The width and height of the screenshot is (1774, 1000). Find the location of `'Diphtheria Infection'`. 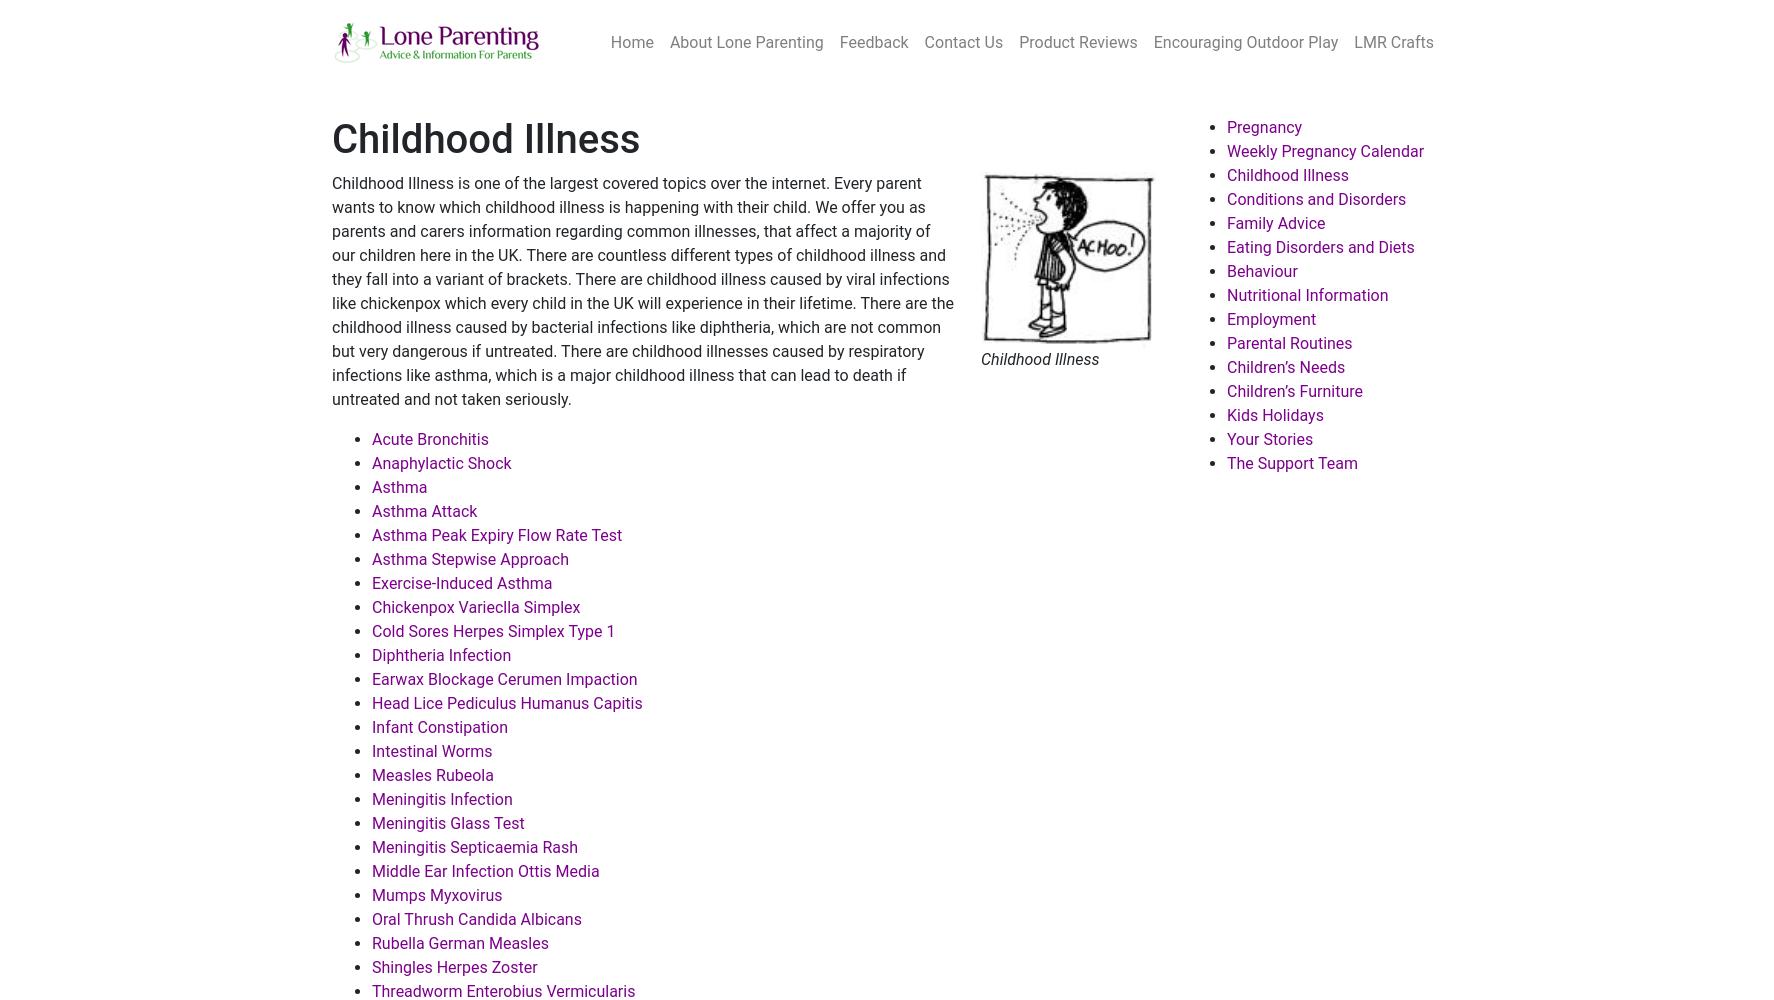

'Diphtheria Infection' is located at coordinates (371, 655).